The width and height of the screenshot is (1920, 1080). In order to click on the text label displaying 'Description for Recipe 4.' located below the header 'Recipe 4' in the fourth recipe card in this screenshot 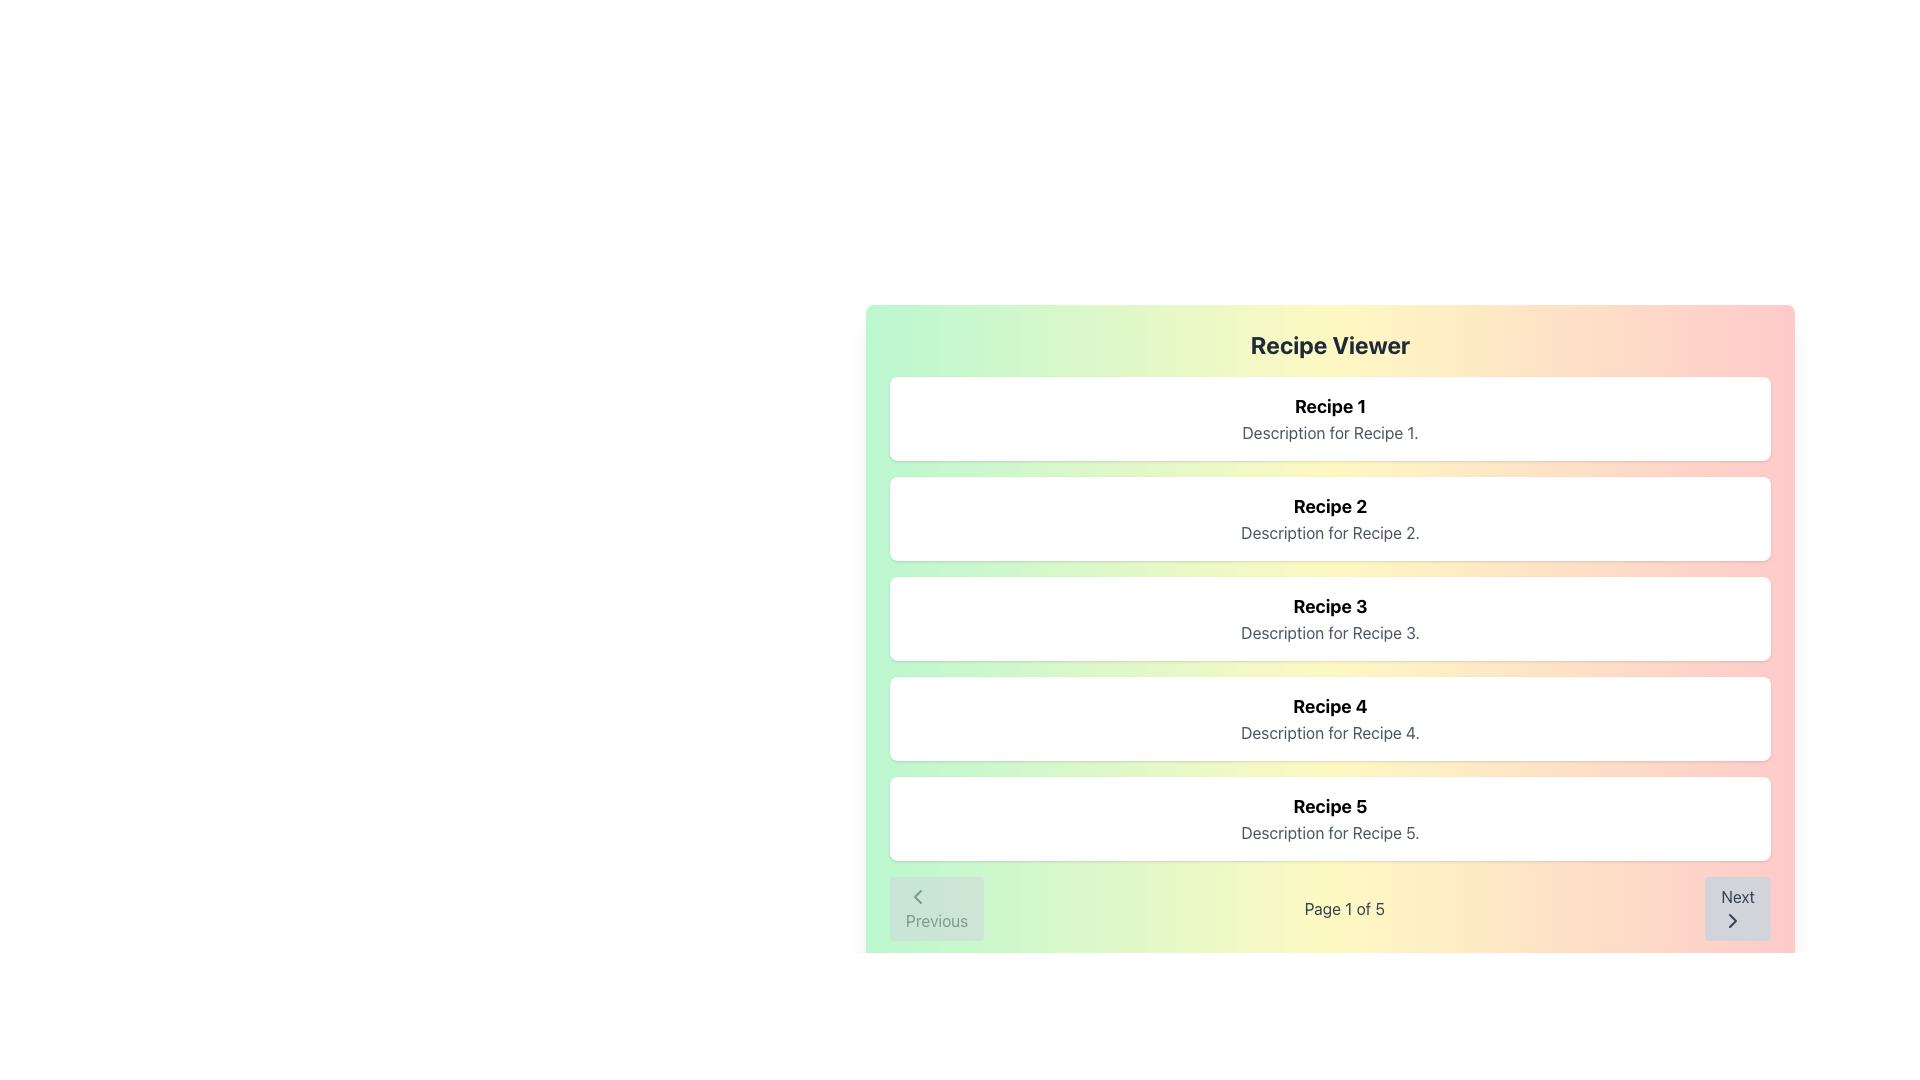, I will do `click(1330, 732)`.